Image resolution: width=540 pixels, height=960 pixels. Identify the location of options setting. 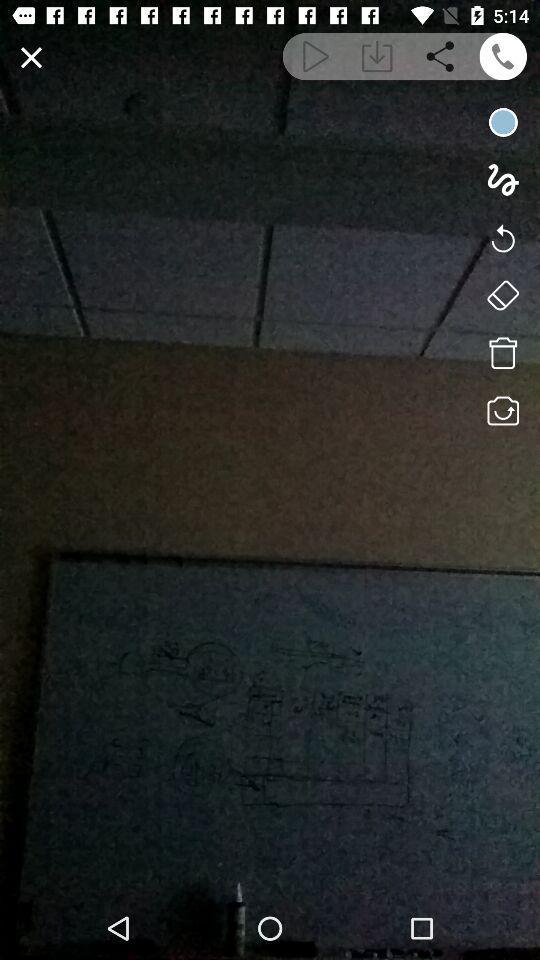
(502, 294).